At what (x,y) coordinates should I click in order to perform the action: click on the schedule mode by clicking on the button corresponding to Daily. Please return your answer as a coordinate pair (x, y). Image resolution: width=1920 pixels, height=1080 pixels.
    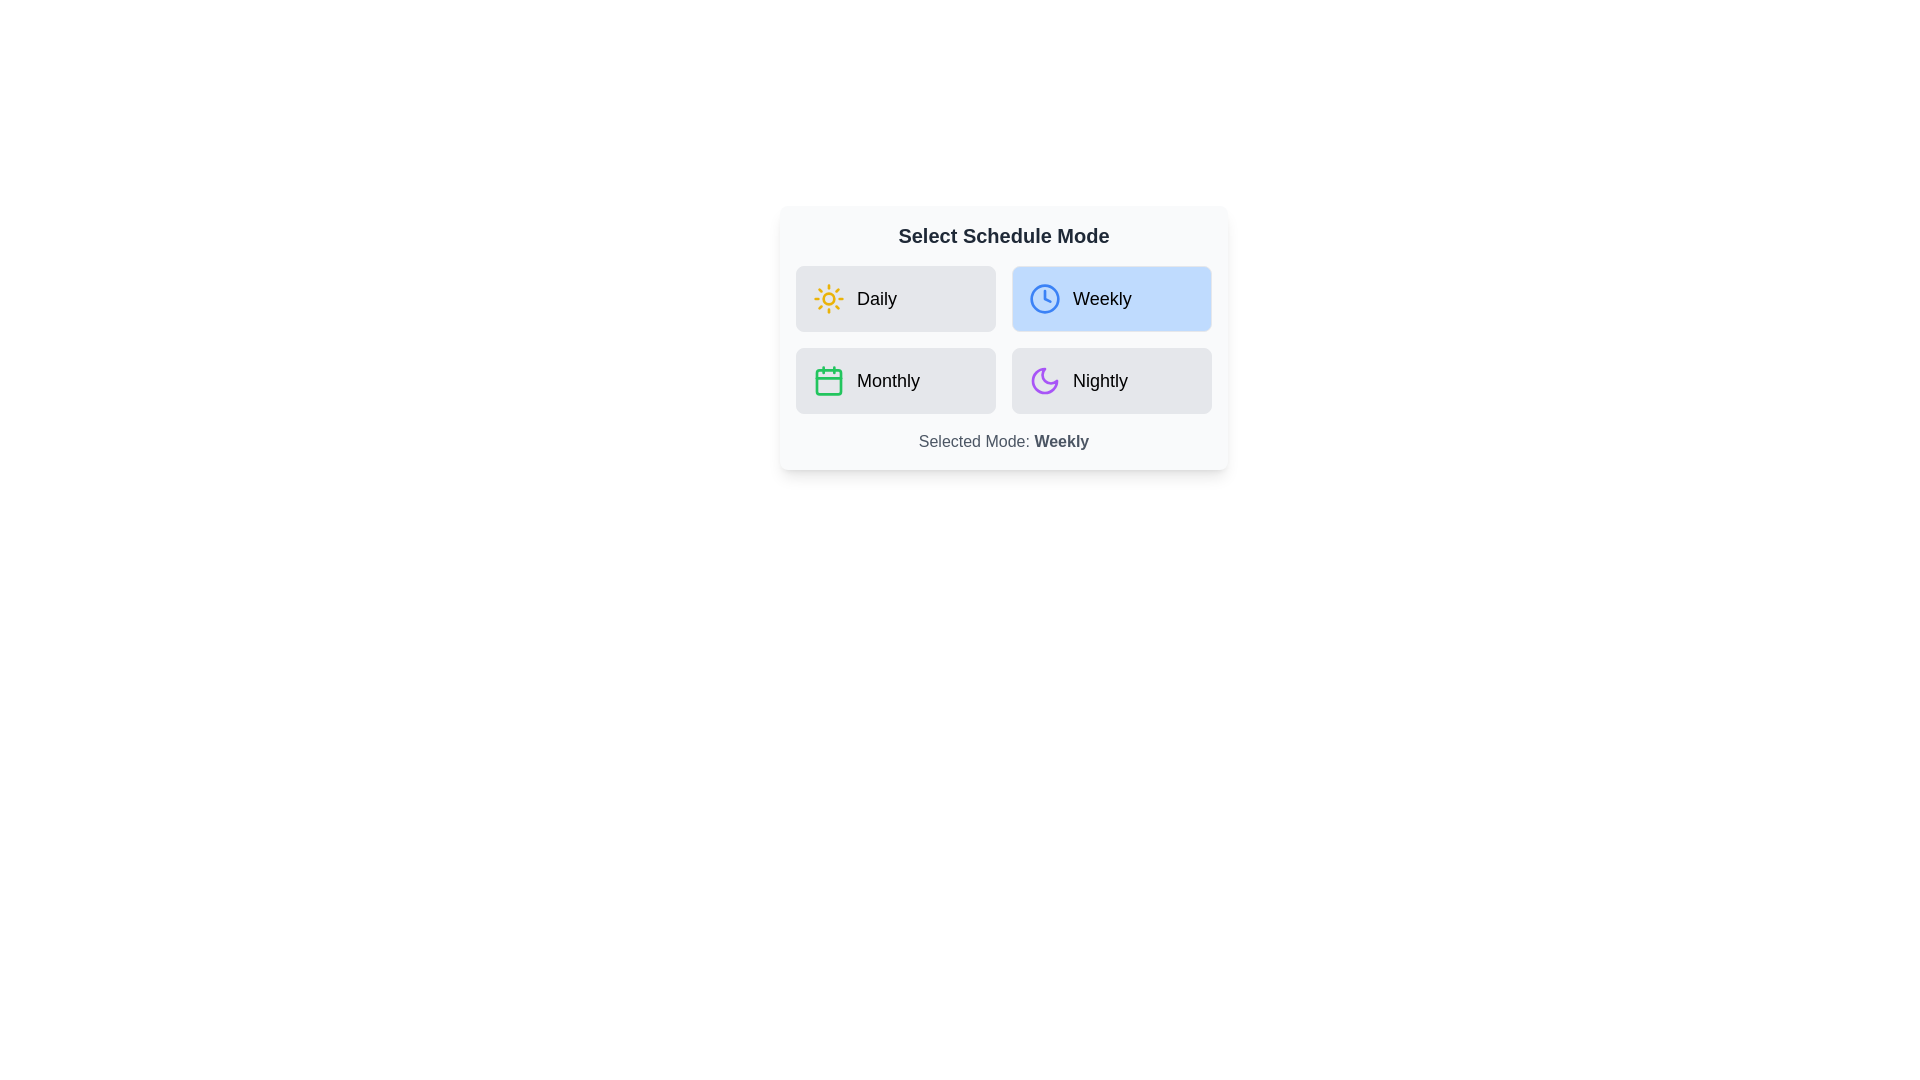
    Looking at the image, I should click on (895, 299).